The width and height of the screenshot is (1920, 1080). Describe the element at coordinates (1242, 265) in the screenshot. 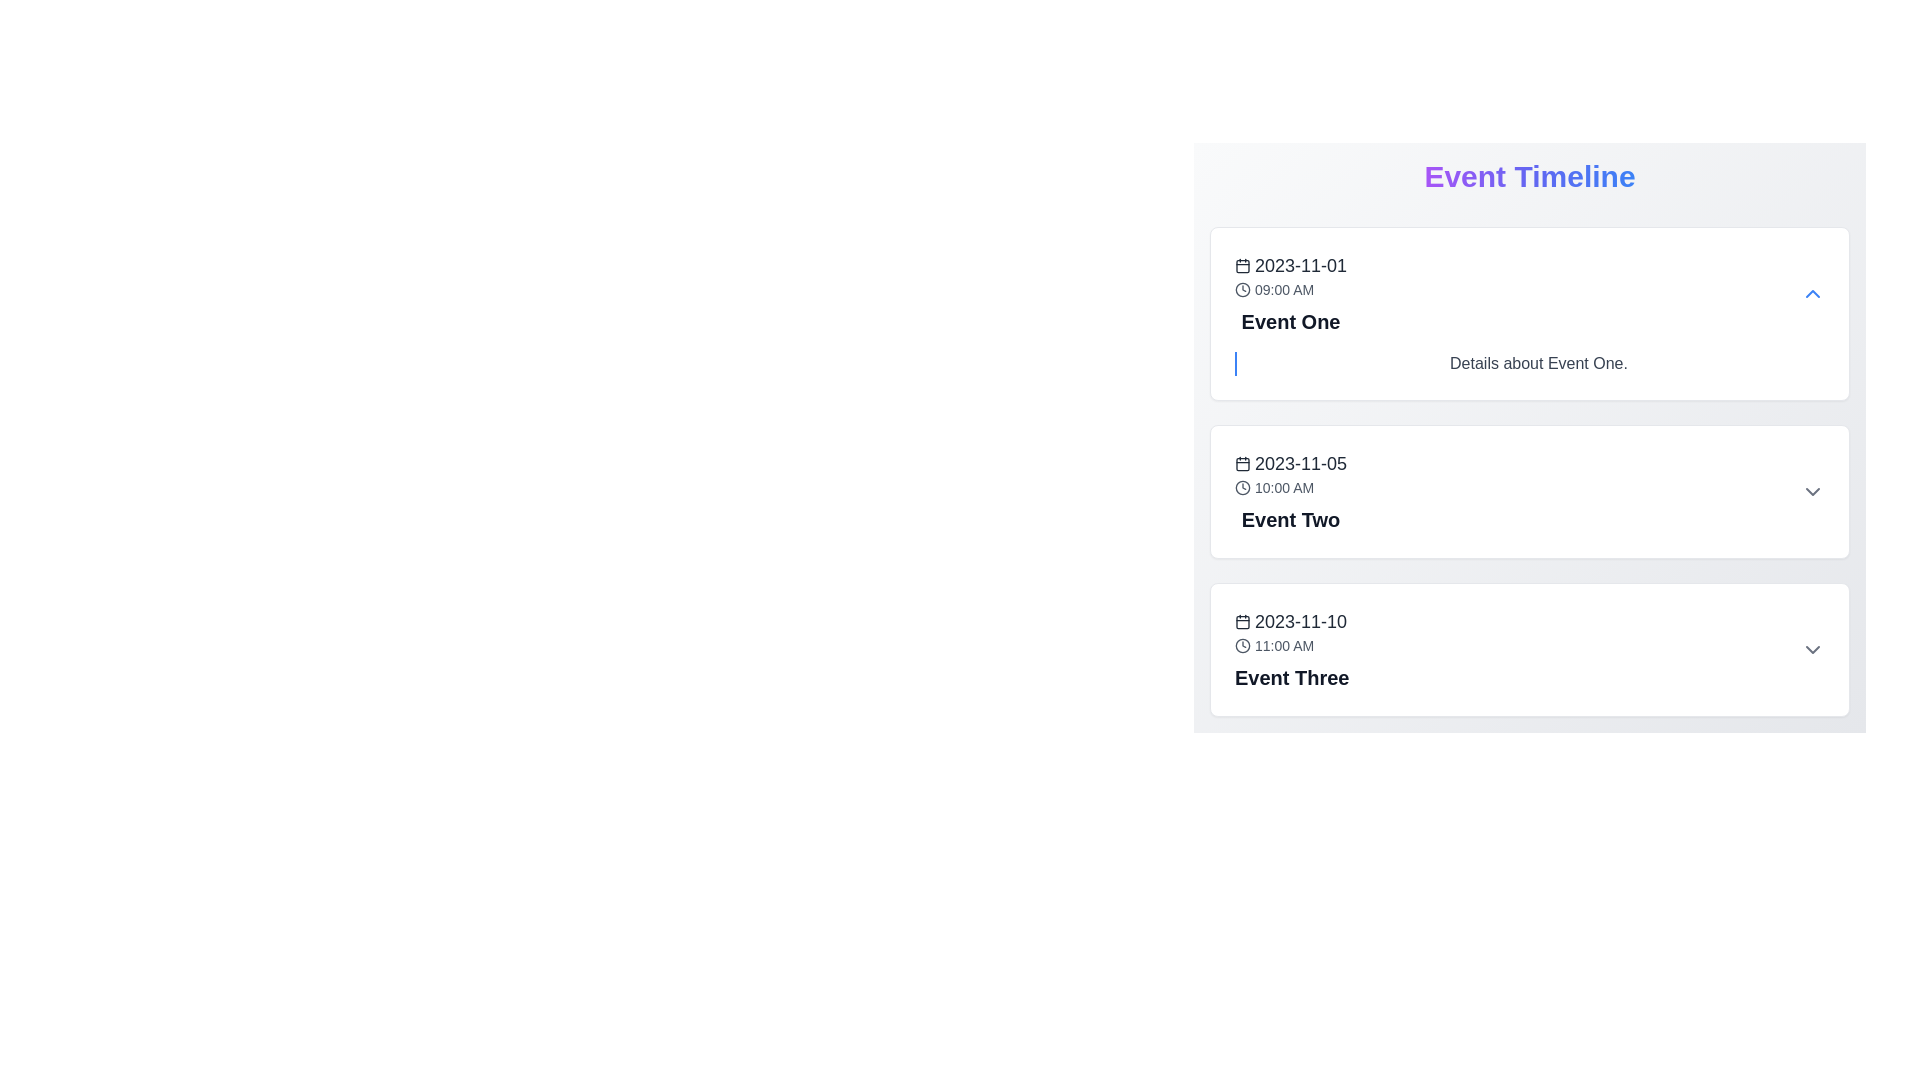

I see `the date indicator icon located to the left of the date '2023-11-01' in the Event Timeline section` at that location.